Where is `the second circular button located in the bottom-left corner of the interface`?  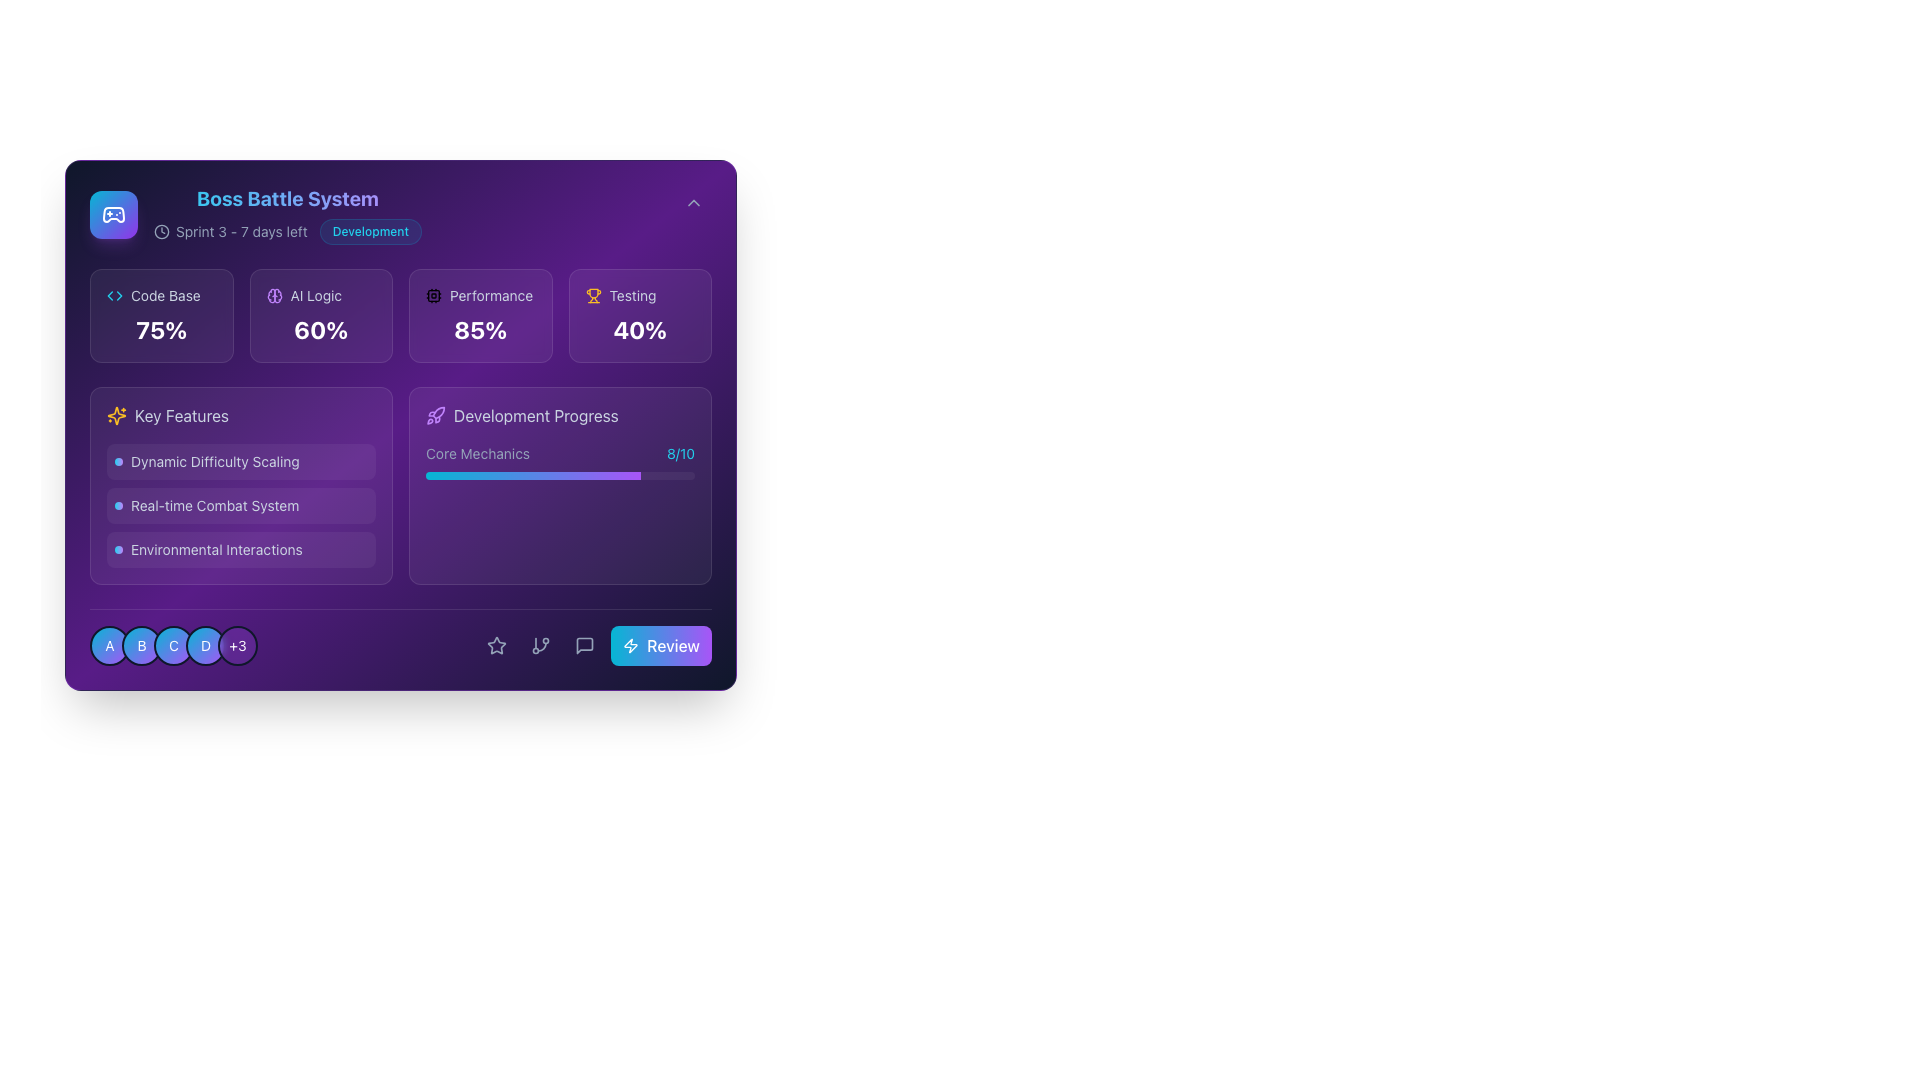
the second circular button located in the bottom-left corner of the interface is located at coordinates (141, 645).